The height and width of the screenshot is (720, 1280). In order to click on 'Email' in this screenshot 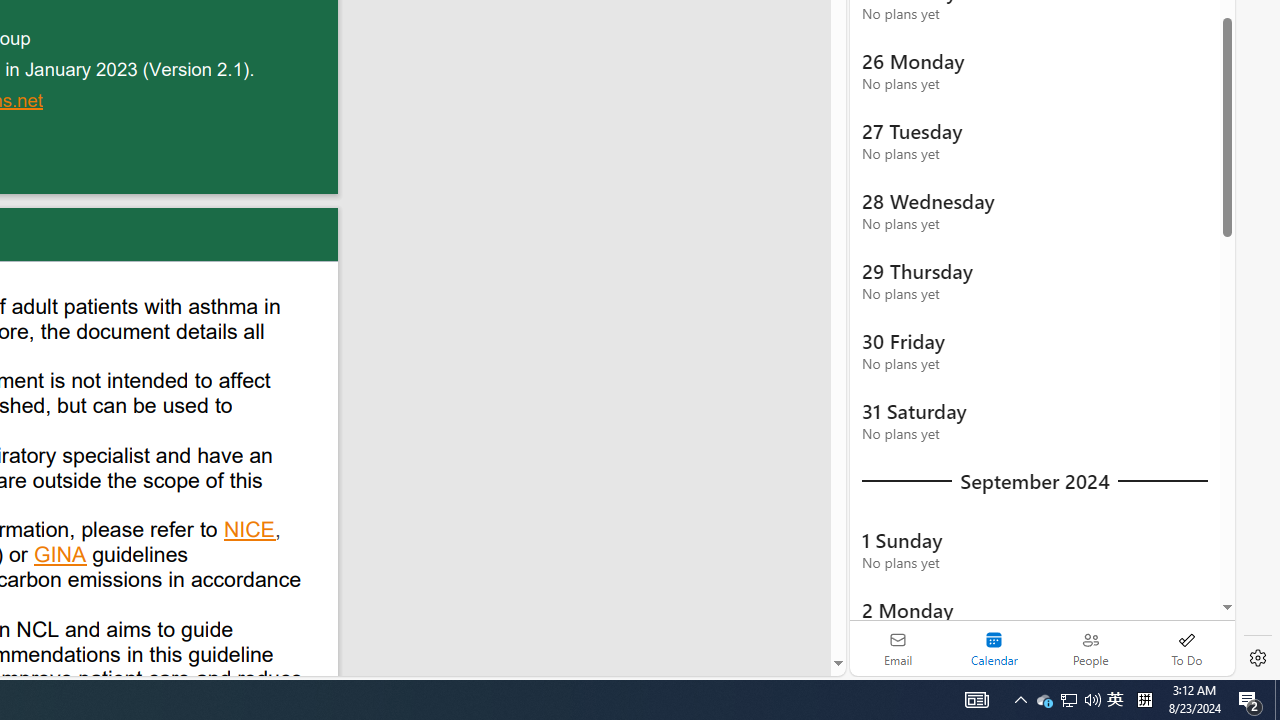, I will do `click(897, 648)`.